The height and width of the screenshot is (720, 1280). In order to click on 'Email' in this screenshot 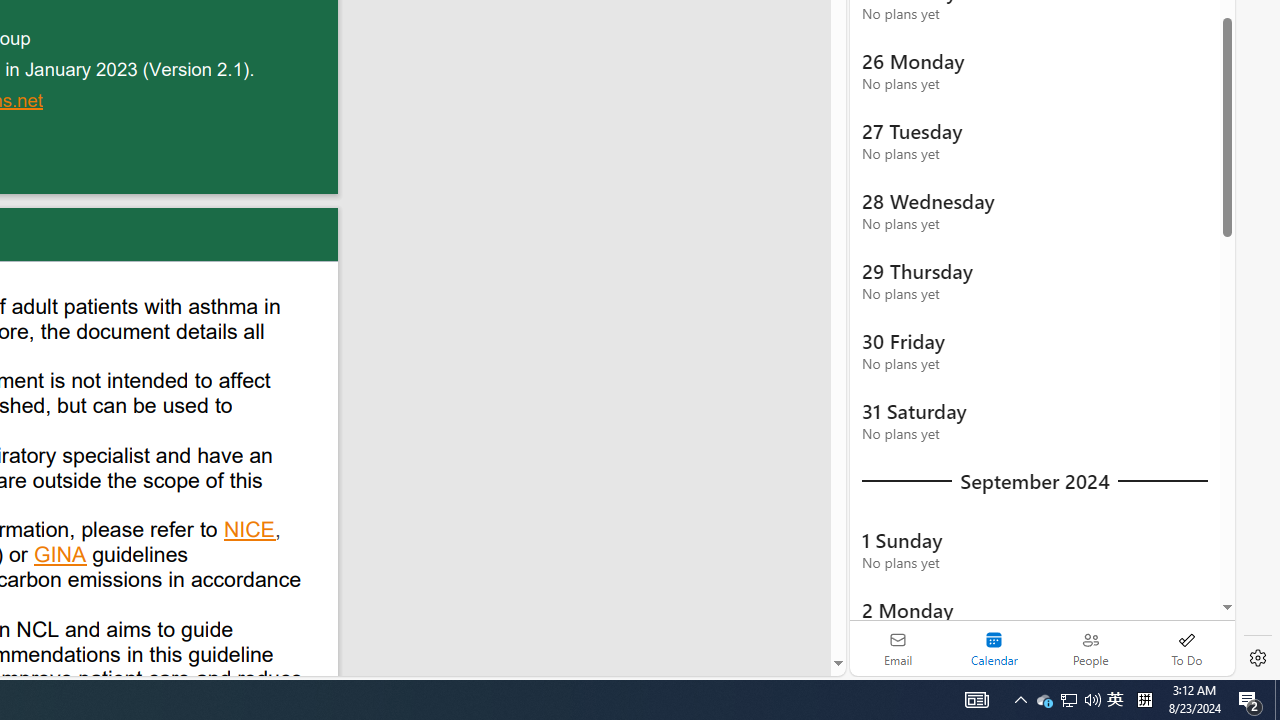, I will do `click(897, 648)`.